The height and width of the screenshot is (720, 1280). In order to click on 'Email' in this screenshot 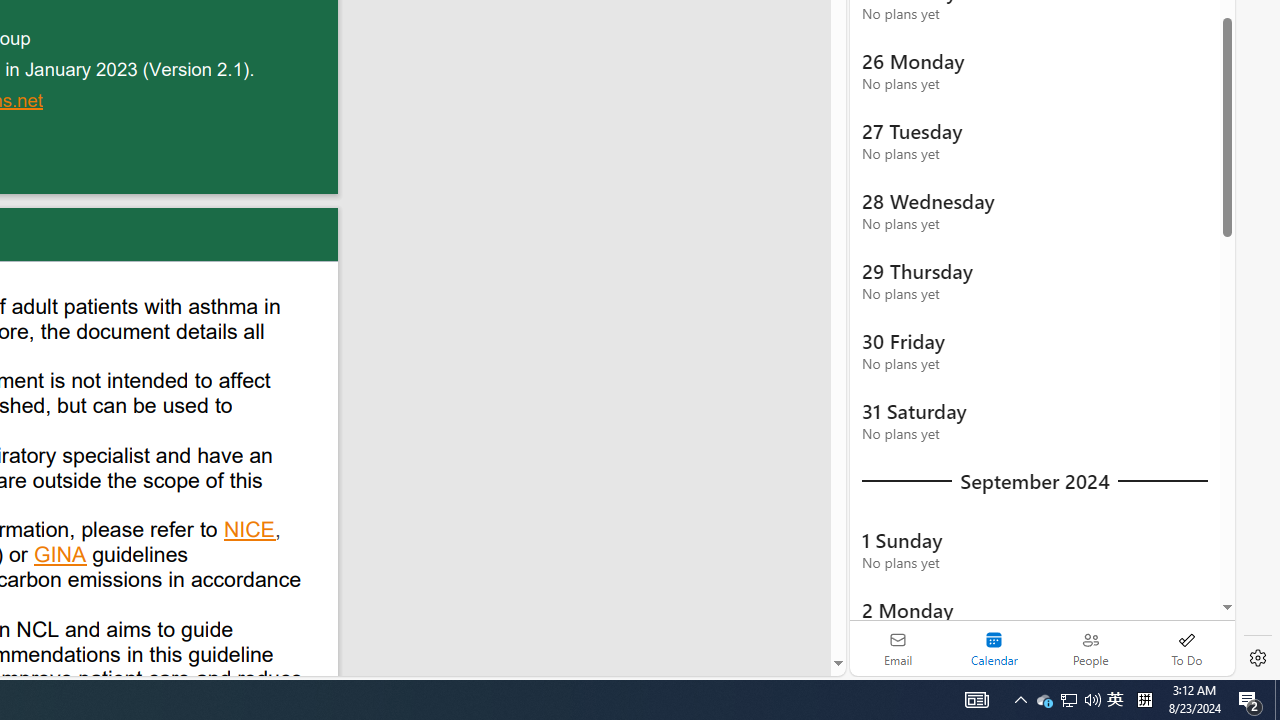, I will do `click(897, 648)`.